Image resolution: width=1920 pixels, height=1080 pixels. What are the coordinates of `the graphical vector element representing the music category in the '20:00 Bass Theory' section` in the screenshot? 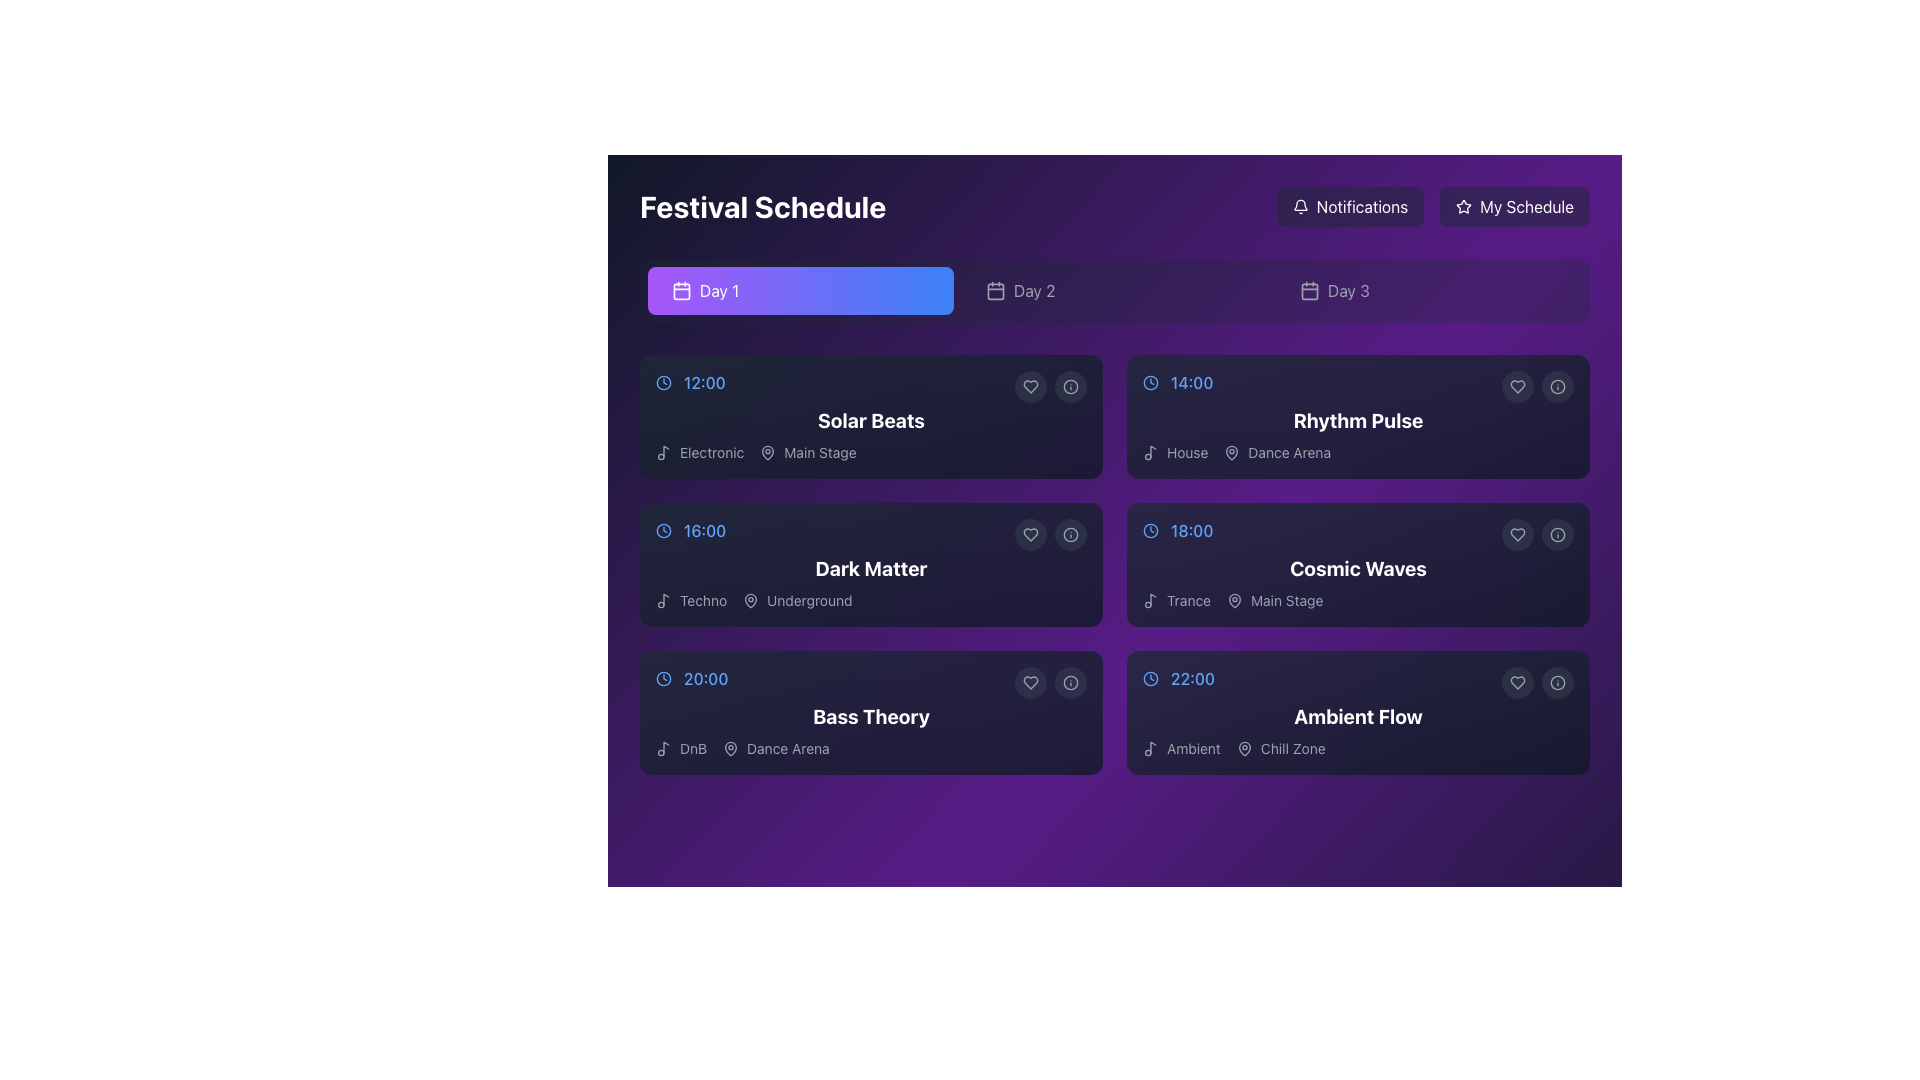 It's located at (666, 747).